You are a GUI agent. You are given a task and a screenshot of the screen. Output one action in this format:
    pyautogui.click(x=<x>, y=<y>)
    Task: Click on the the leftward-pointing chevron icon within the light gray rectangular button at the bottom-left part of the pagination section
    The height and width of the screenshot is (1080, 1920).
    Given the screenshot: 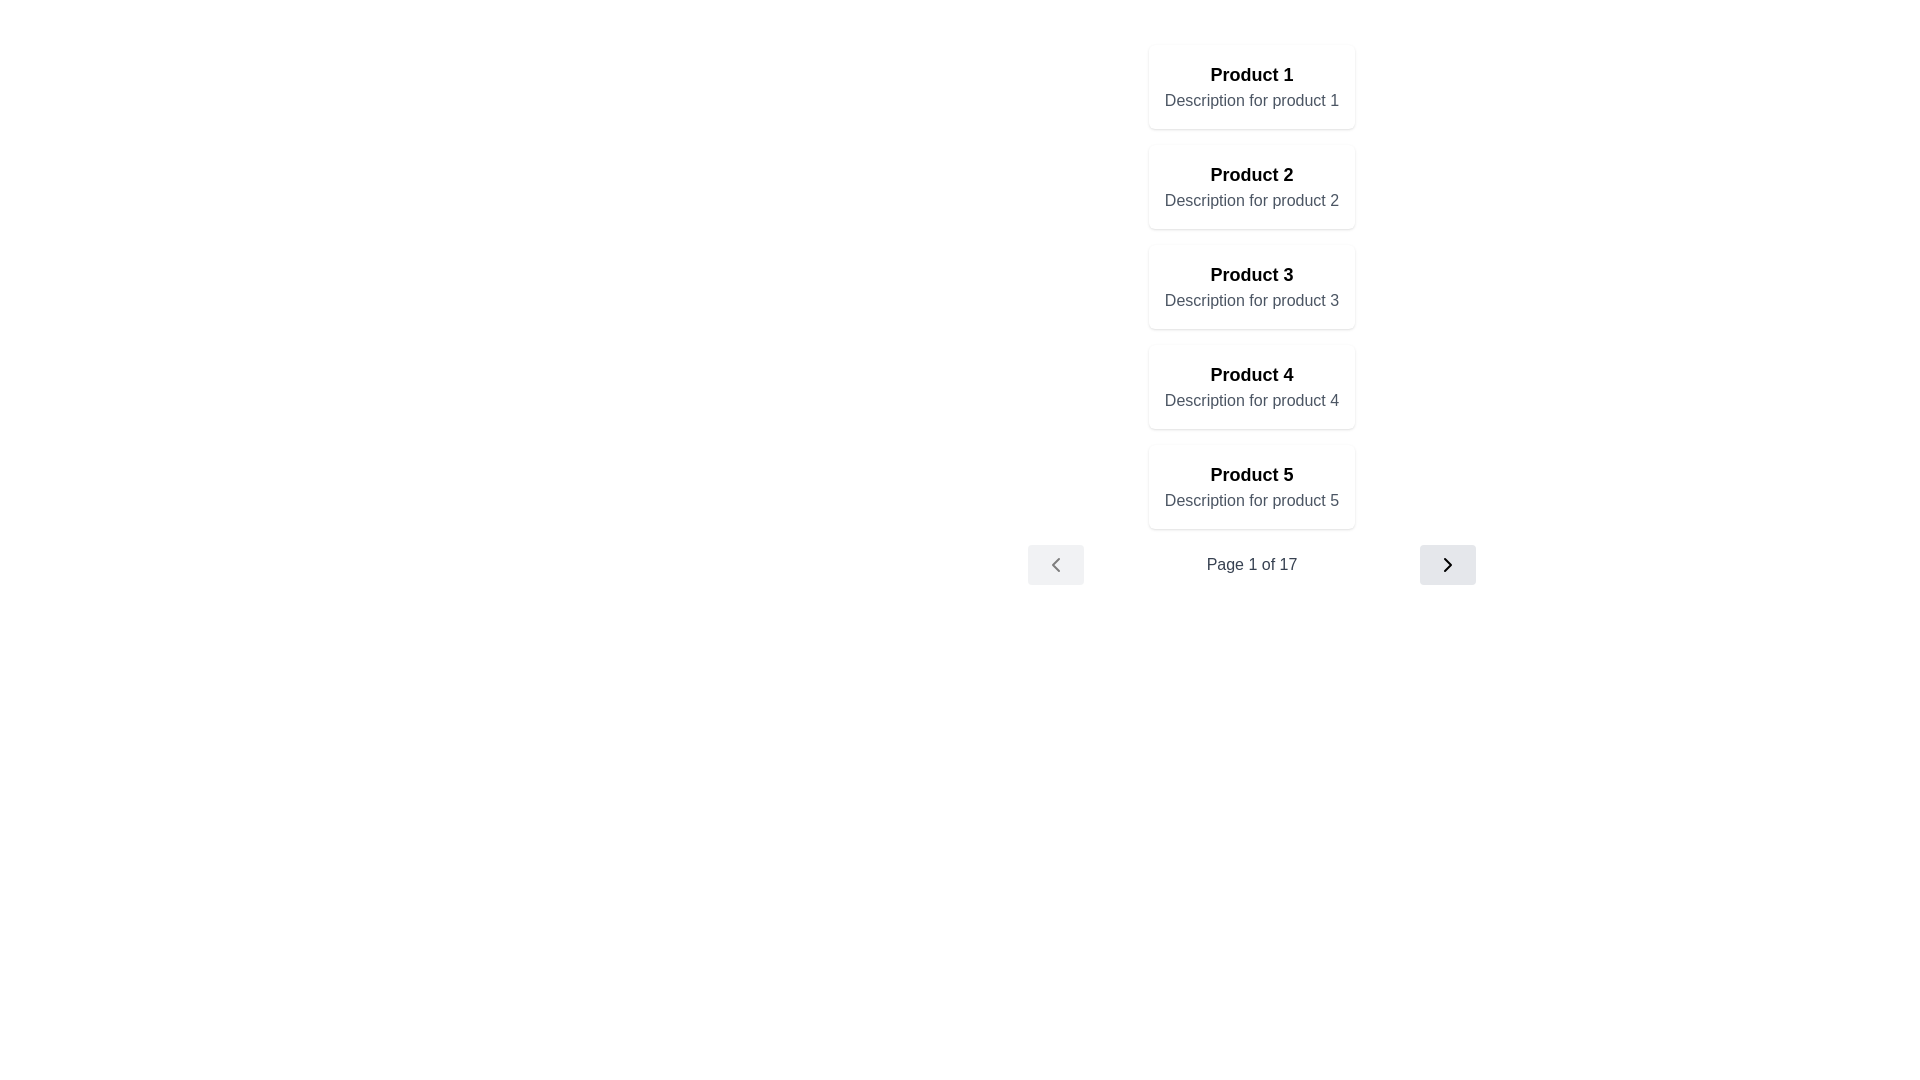 What is the action you would take?
    pyautogui.click(x=1055, y=564)
    